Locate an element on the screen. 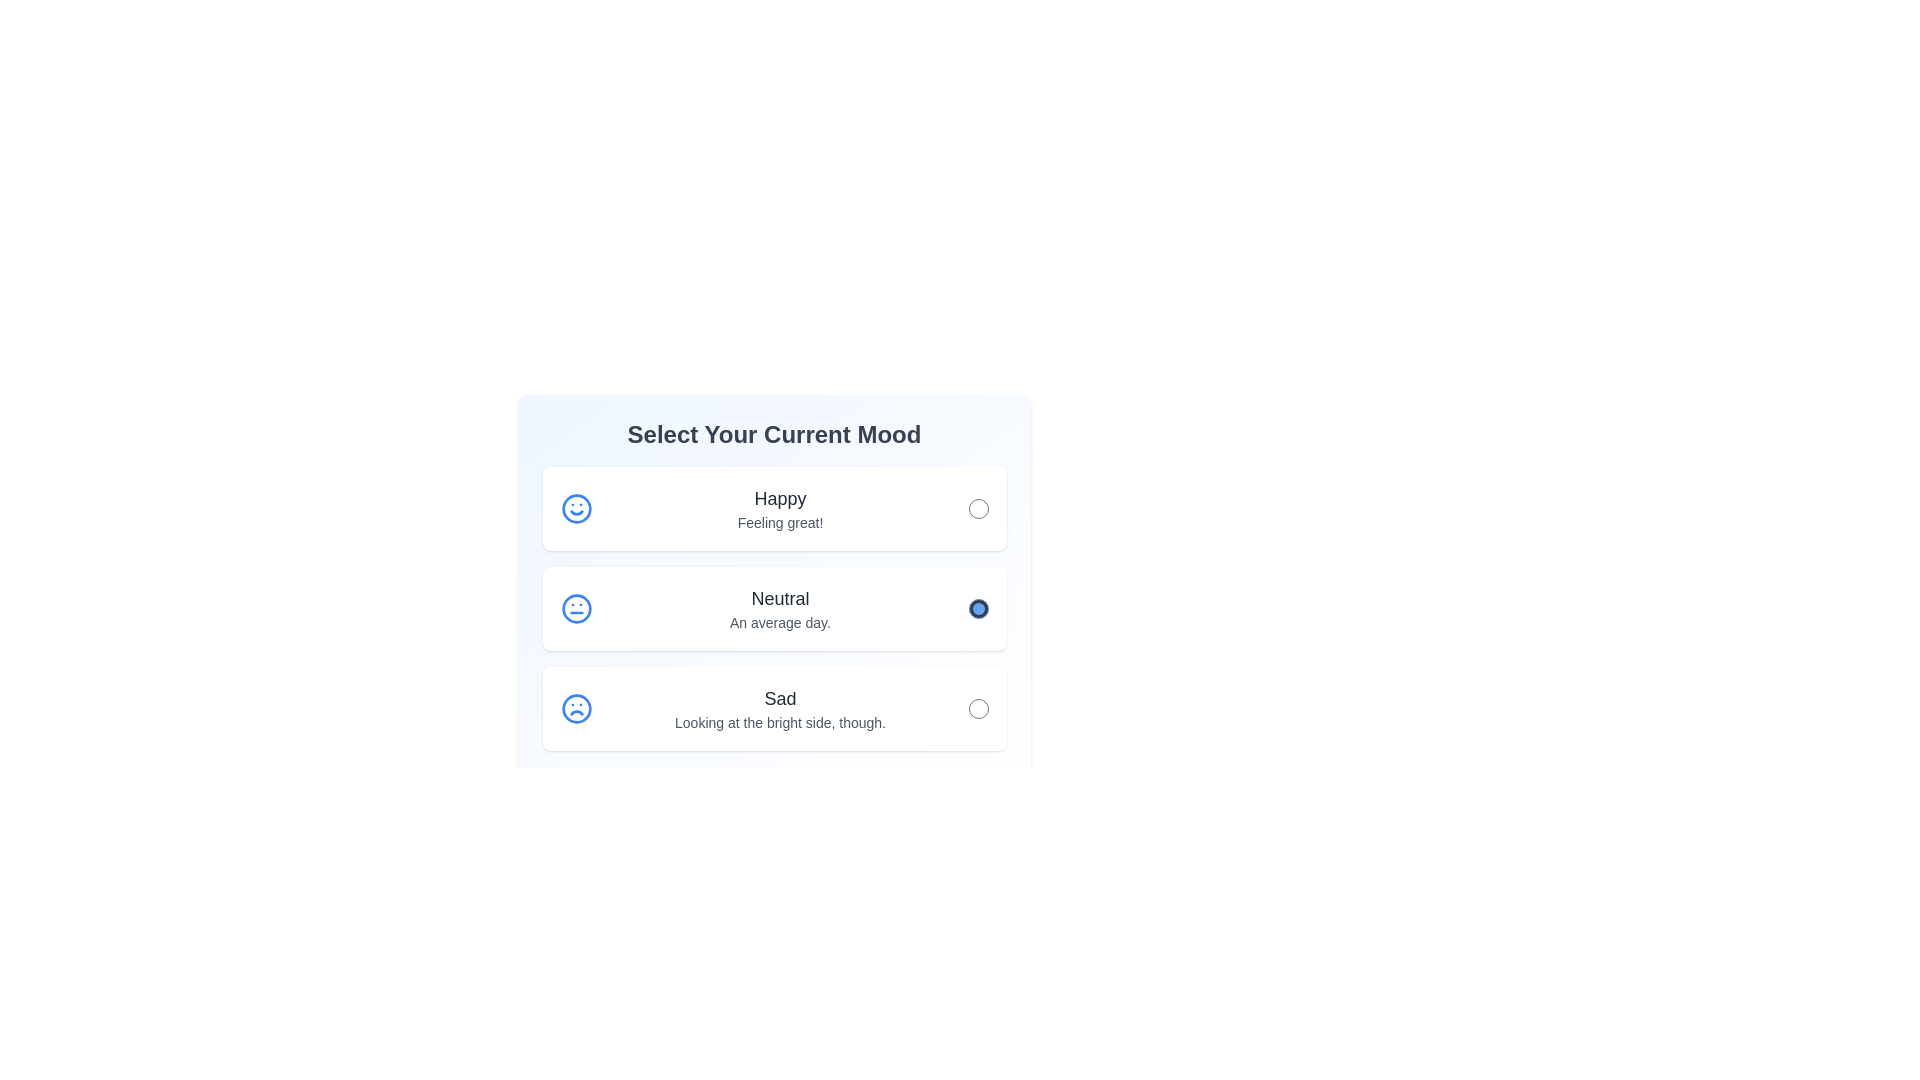 The image size is (1920, 1080). the text label providing additional information about the mood option titled 'Neutral', located immediately below the main text 'Neutral' within the mood options list is located at coordinates (779, 622).